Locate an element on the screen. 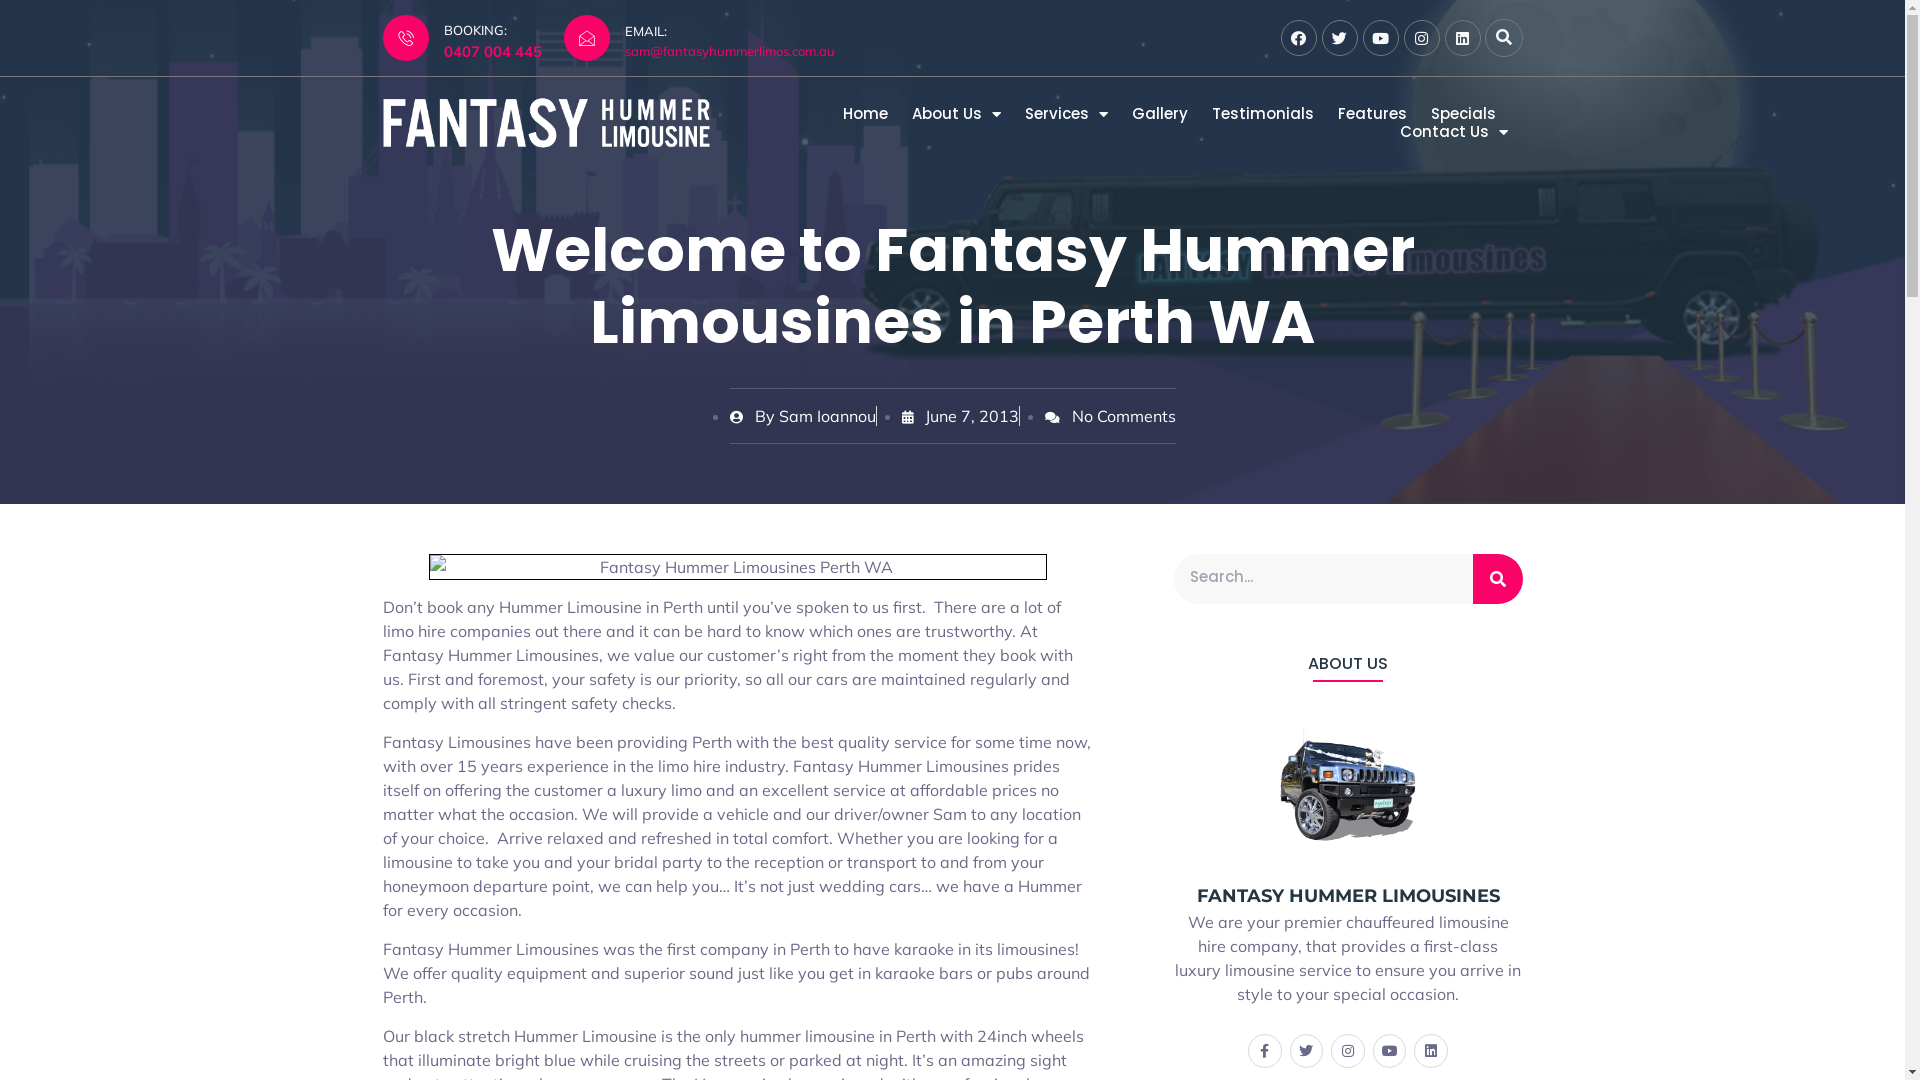 The image size is (1920, 1080). 'Features' is located at coordinates (1371, 114).